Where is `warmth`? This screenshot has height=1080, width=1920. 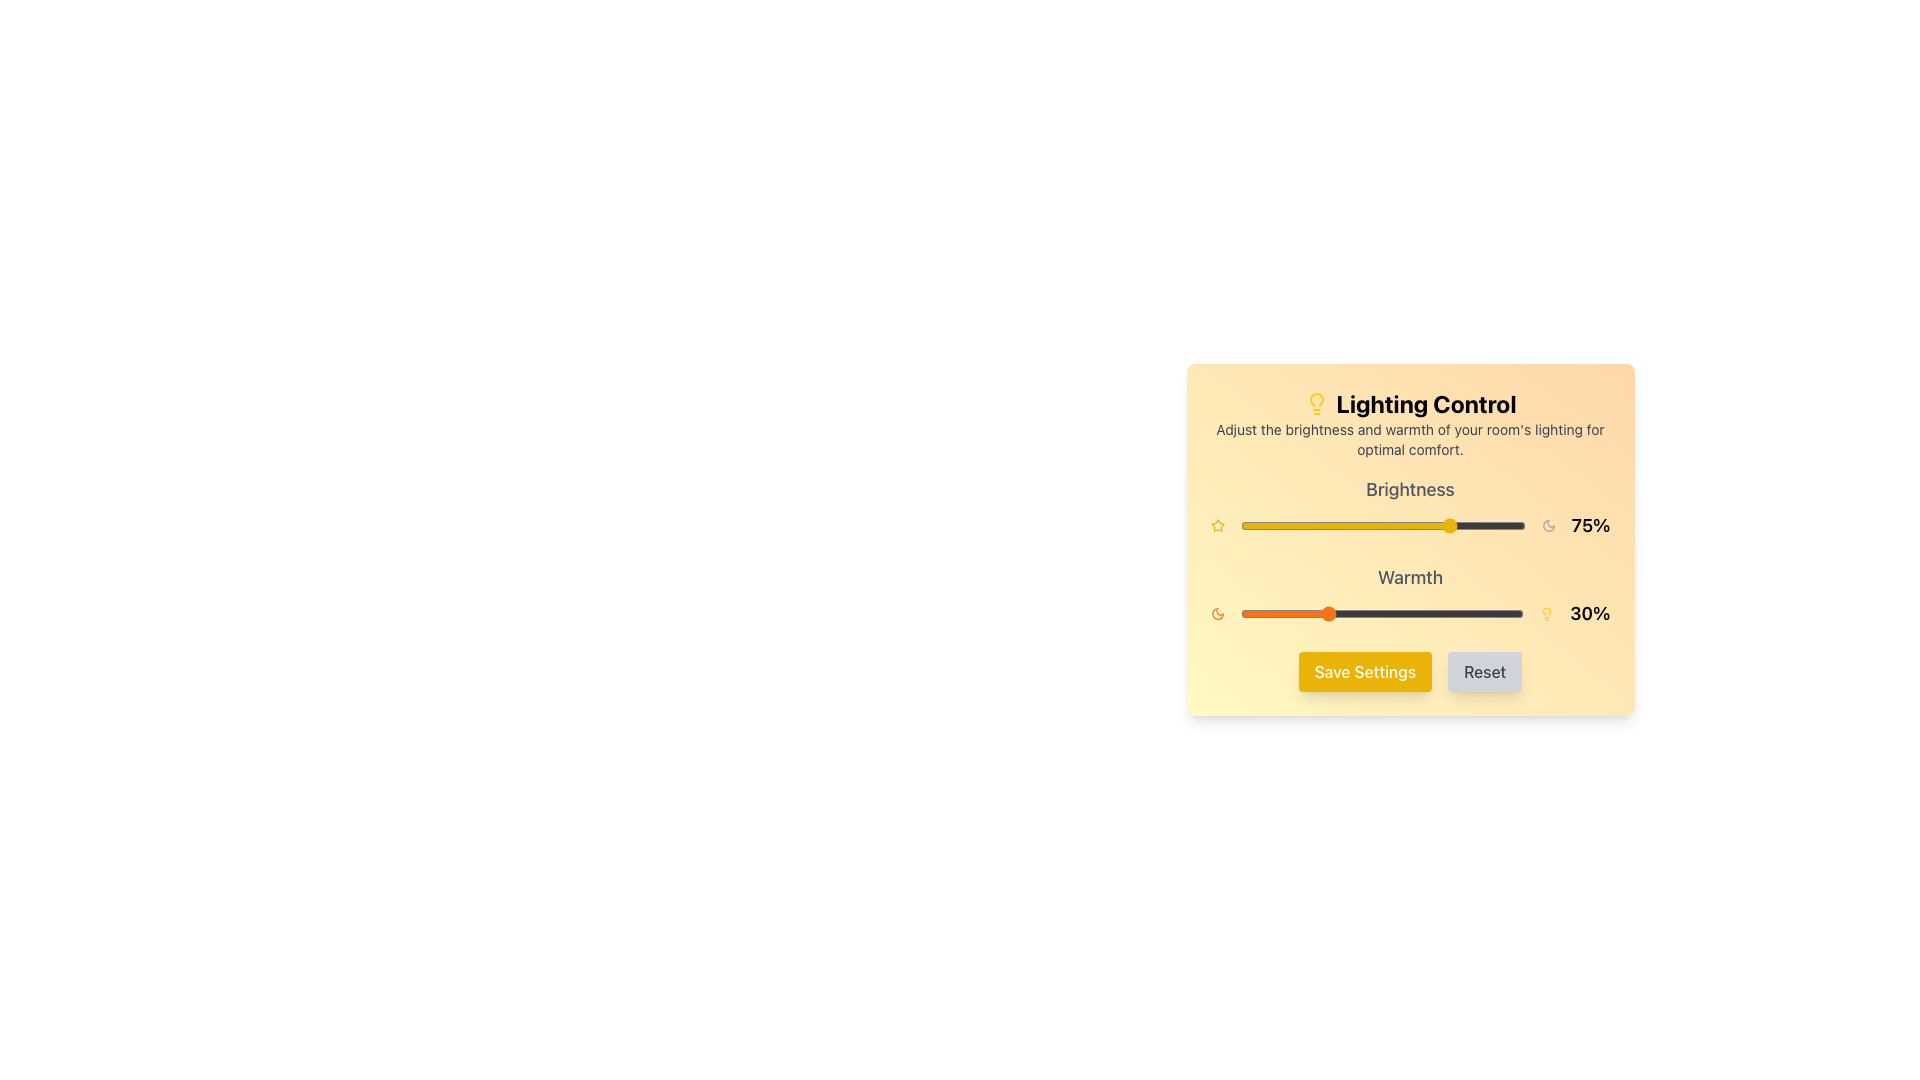
warmth is located at coordinates (1320, 612).